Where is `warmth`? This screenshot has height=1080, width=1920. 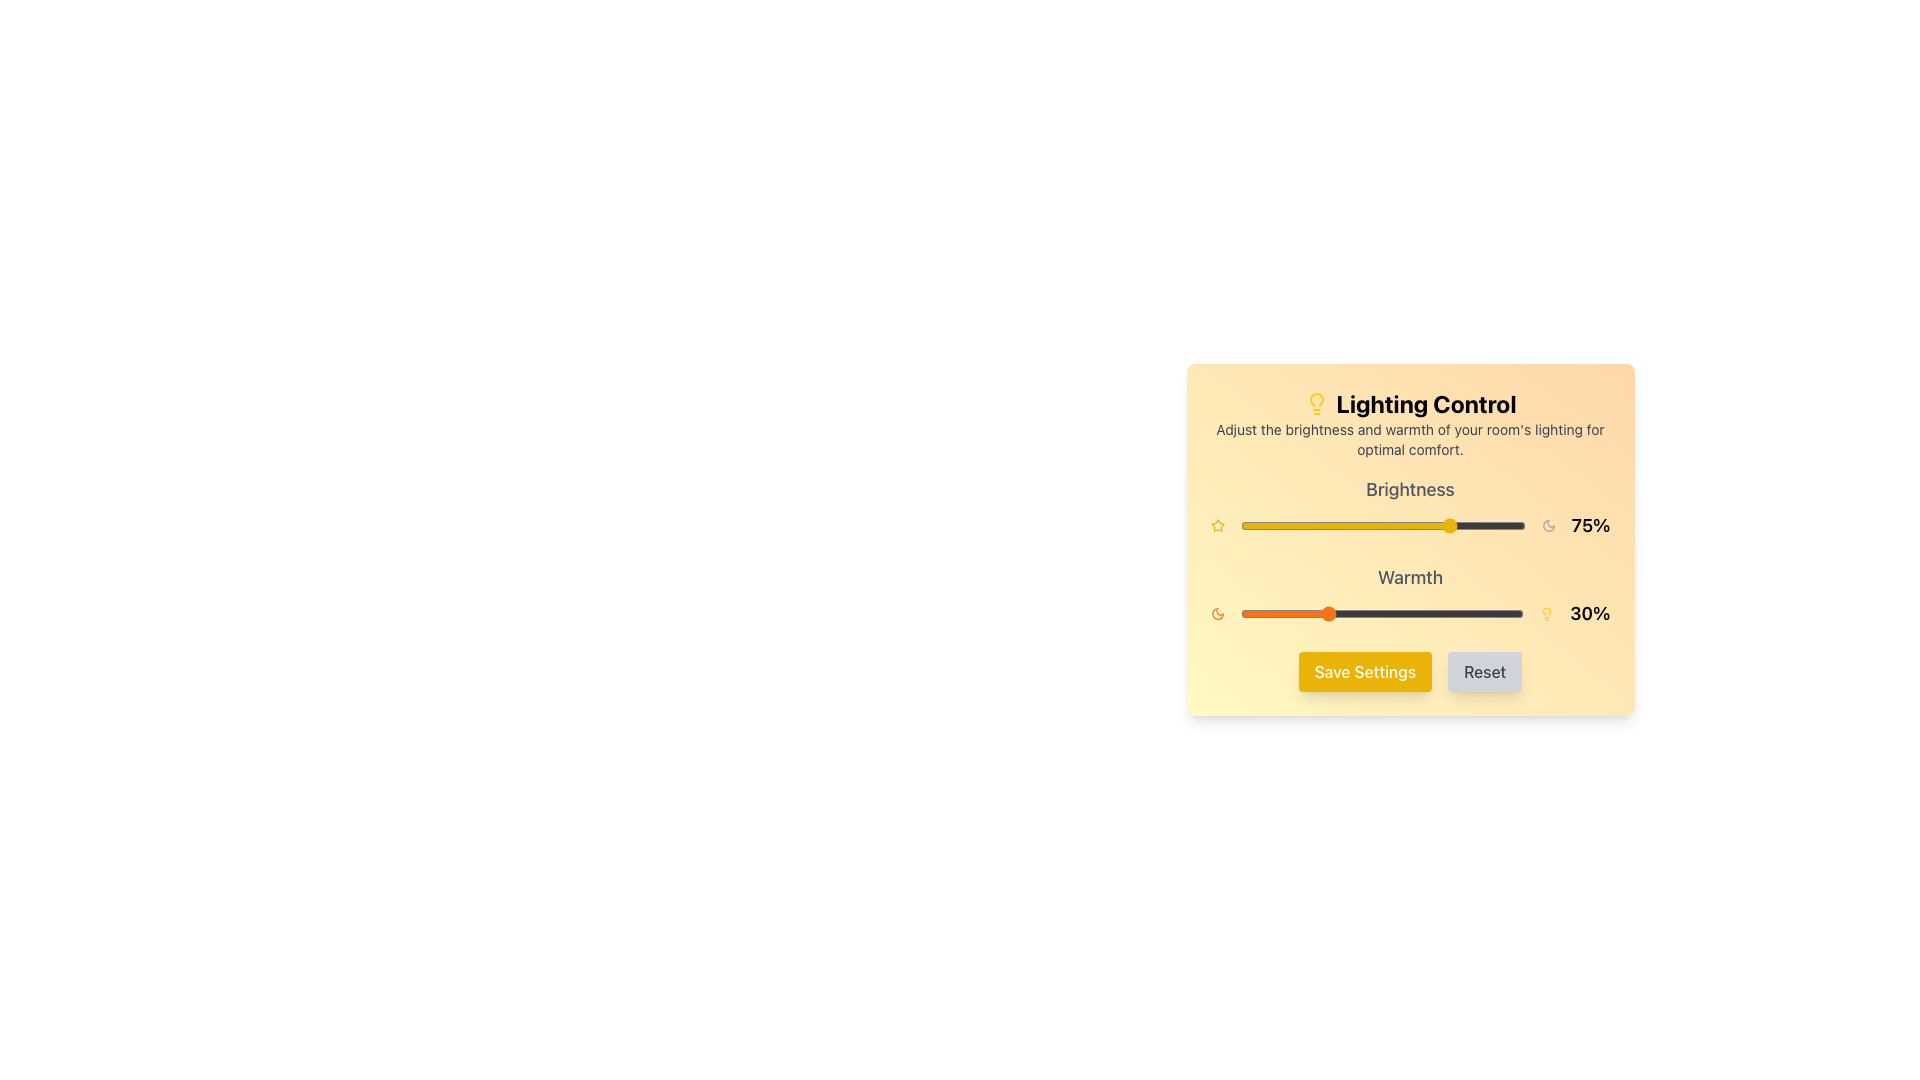
warmth is located at coordinates (1320, 612).